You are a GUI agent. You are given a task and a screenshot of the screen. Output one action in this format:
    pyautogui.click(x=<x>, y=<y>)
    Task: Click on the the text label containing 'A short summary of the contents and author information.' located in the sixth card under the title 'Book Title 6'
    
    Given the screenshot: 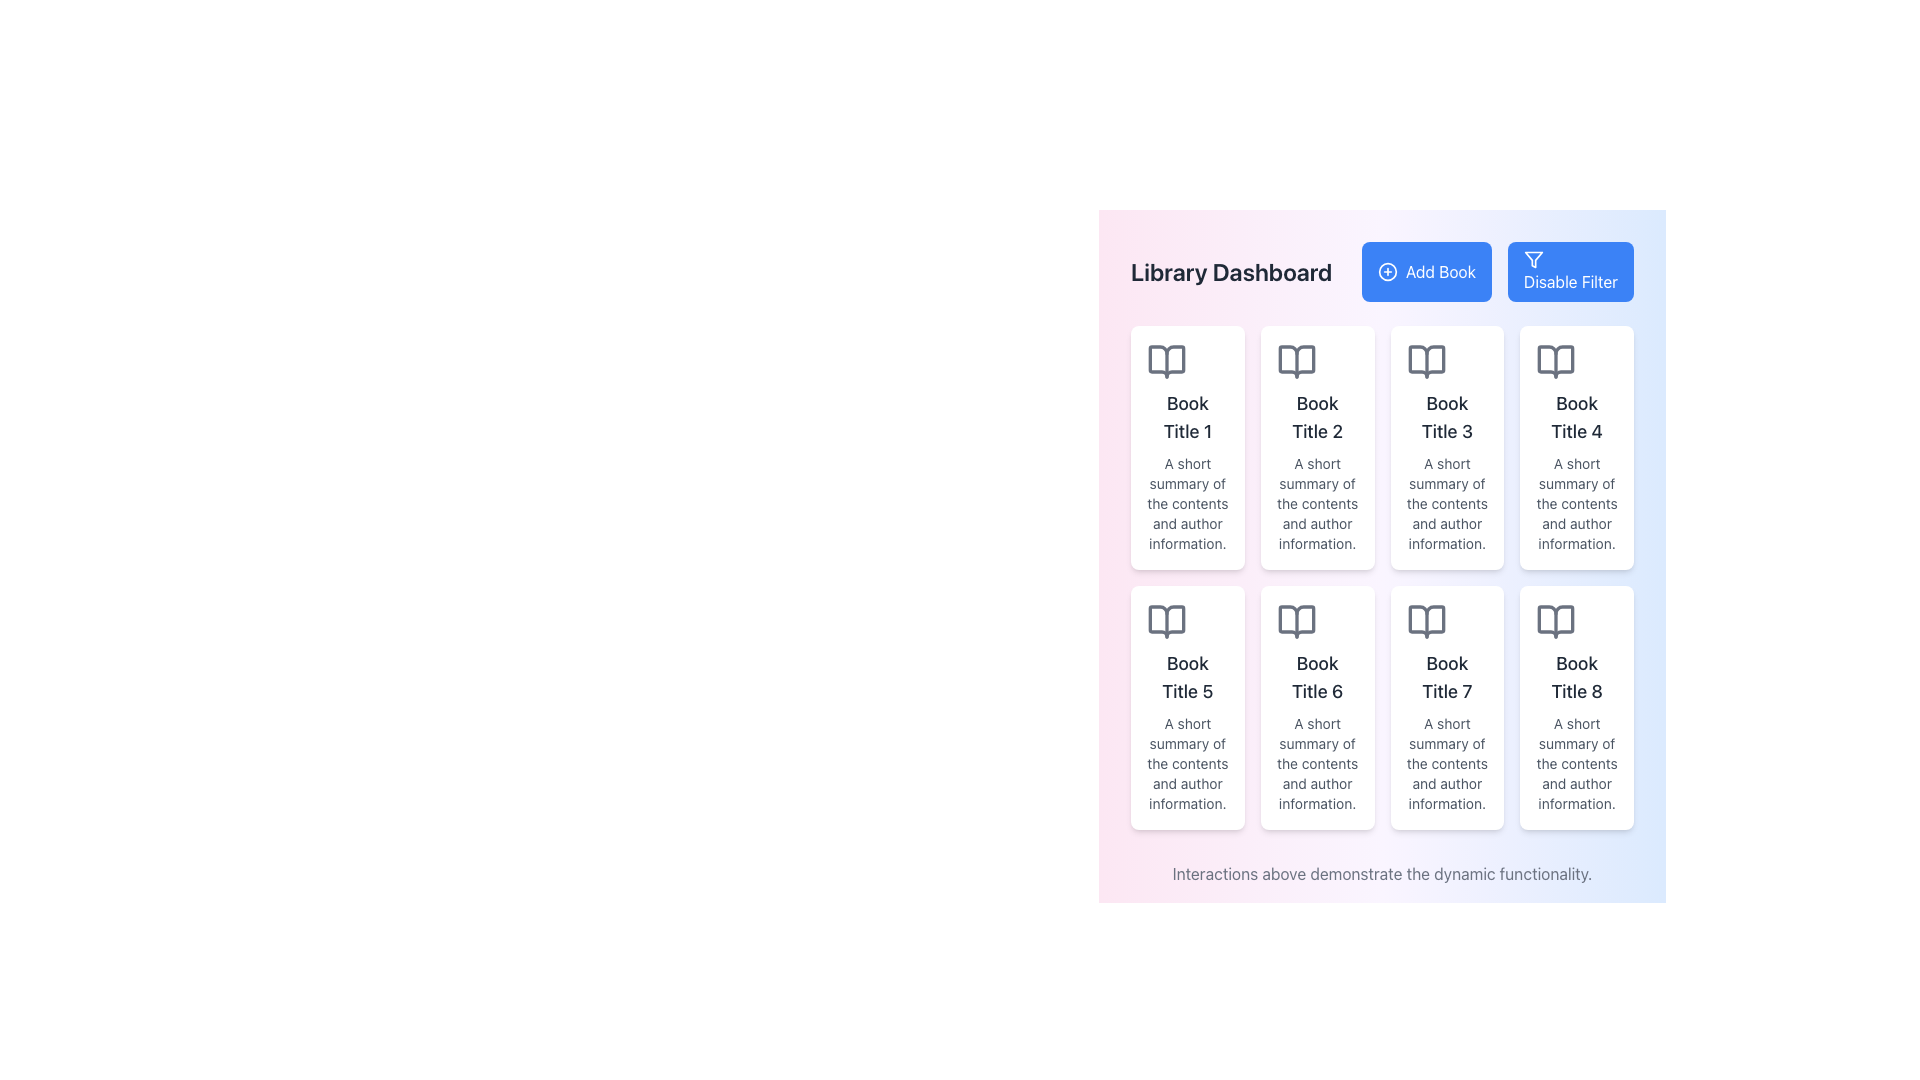 What is the action you would take?
    pyautogui.click(x=1317, y=763)
    